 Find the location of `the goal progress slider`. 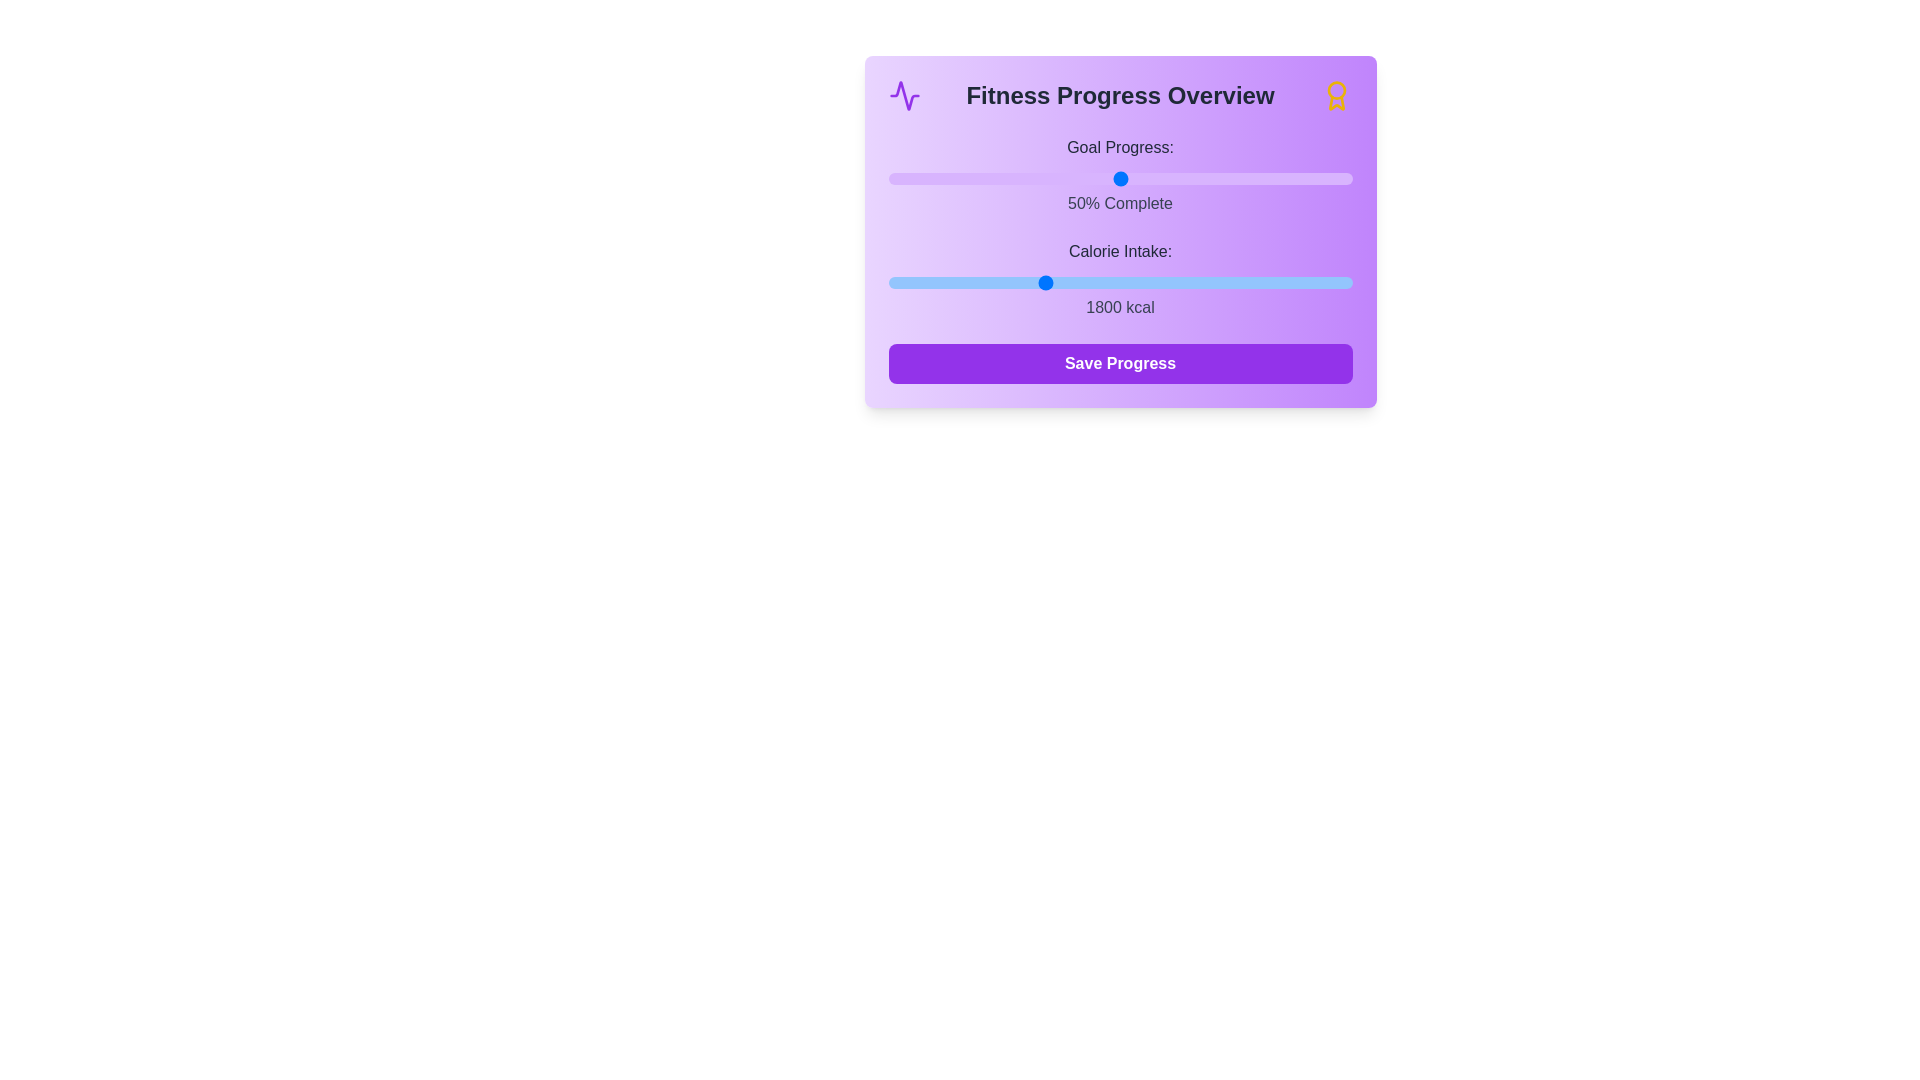

the goal progress slider is located at coordinates (1027, 177).